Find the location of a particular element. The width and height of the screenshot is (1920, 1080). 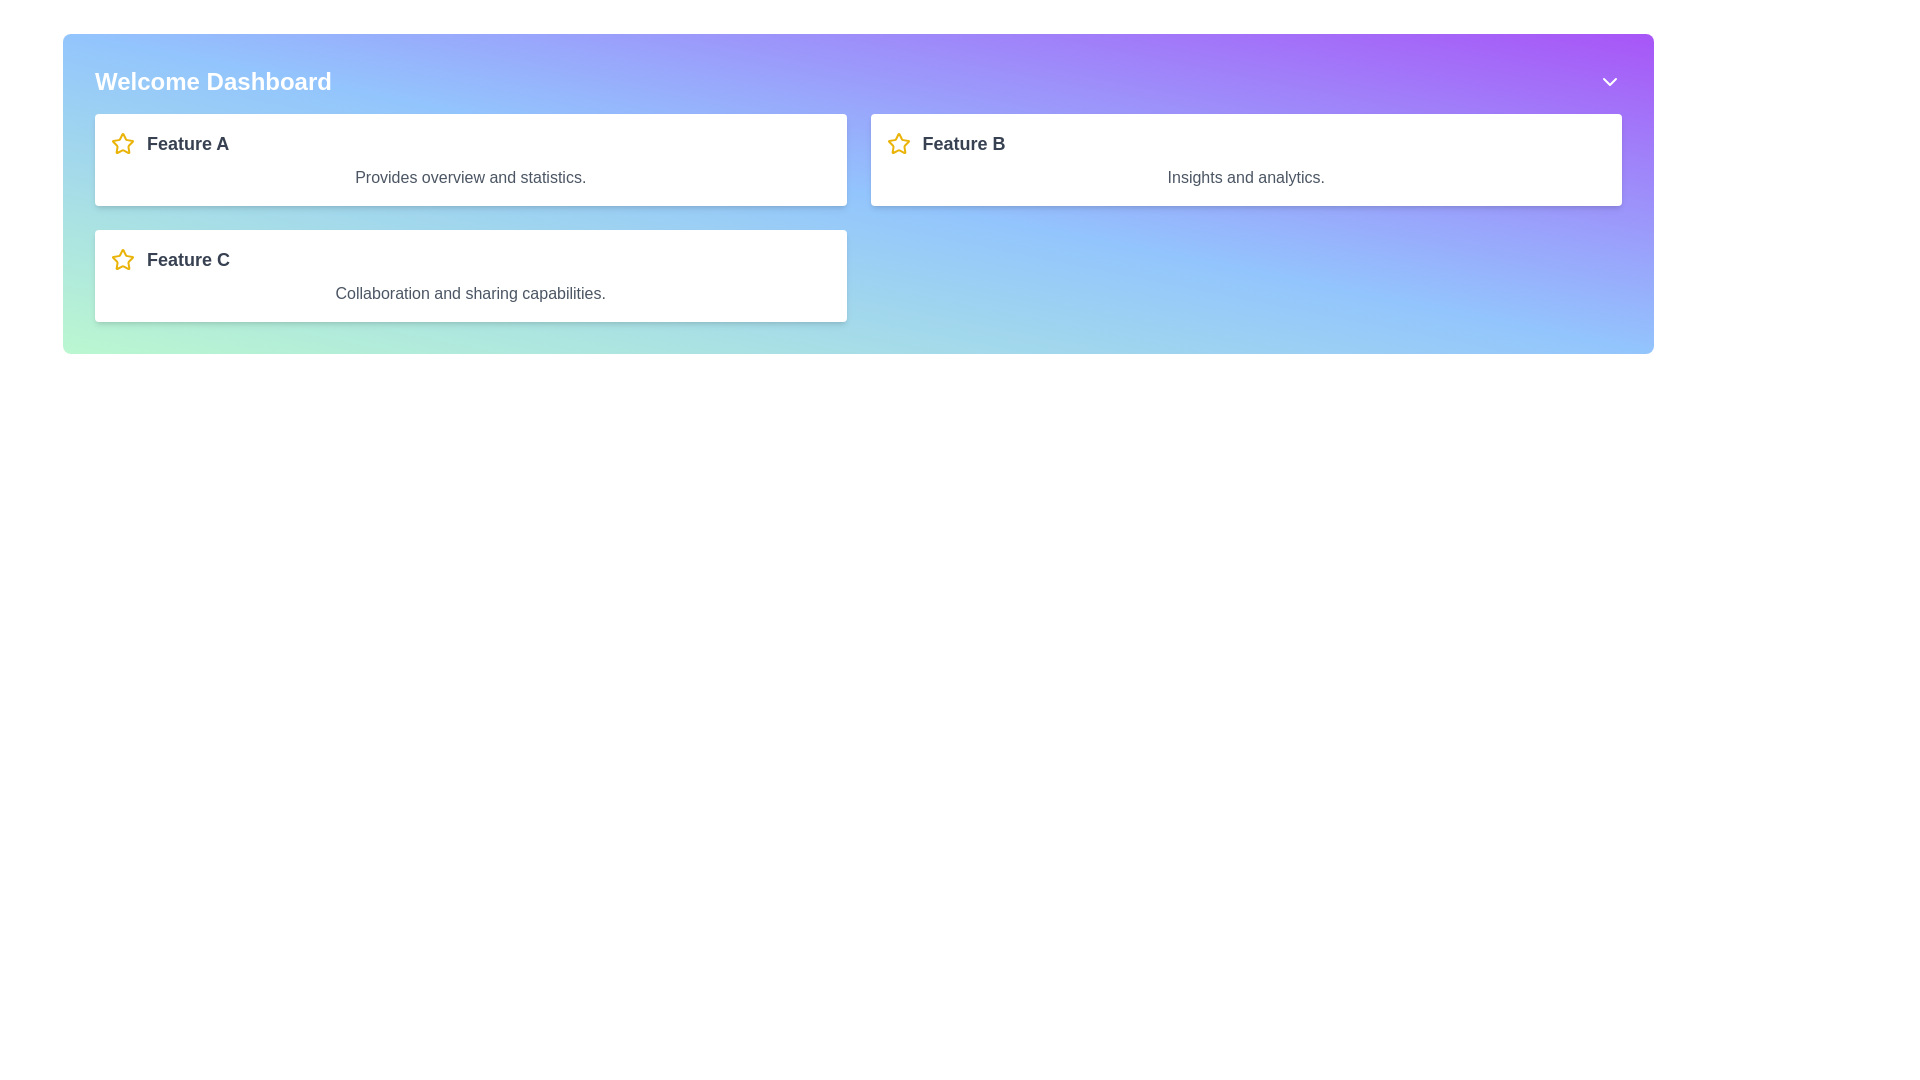

the 'Feature A' text label, which is displayed in bold dark gray, located within the first feature card is located at coordinates (187, 142).